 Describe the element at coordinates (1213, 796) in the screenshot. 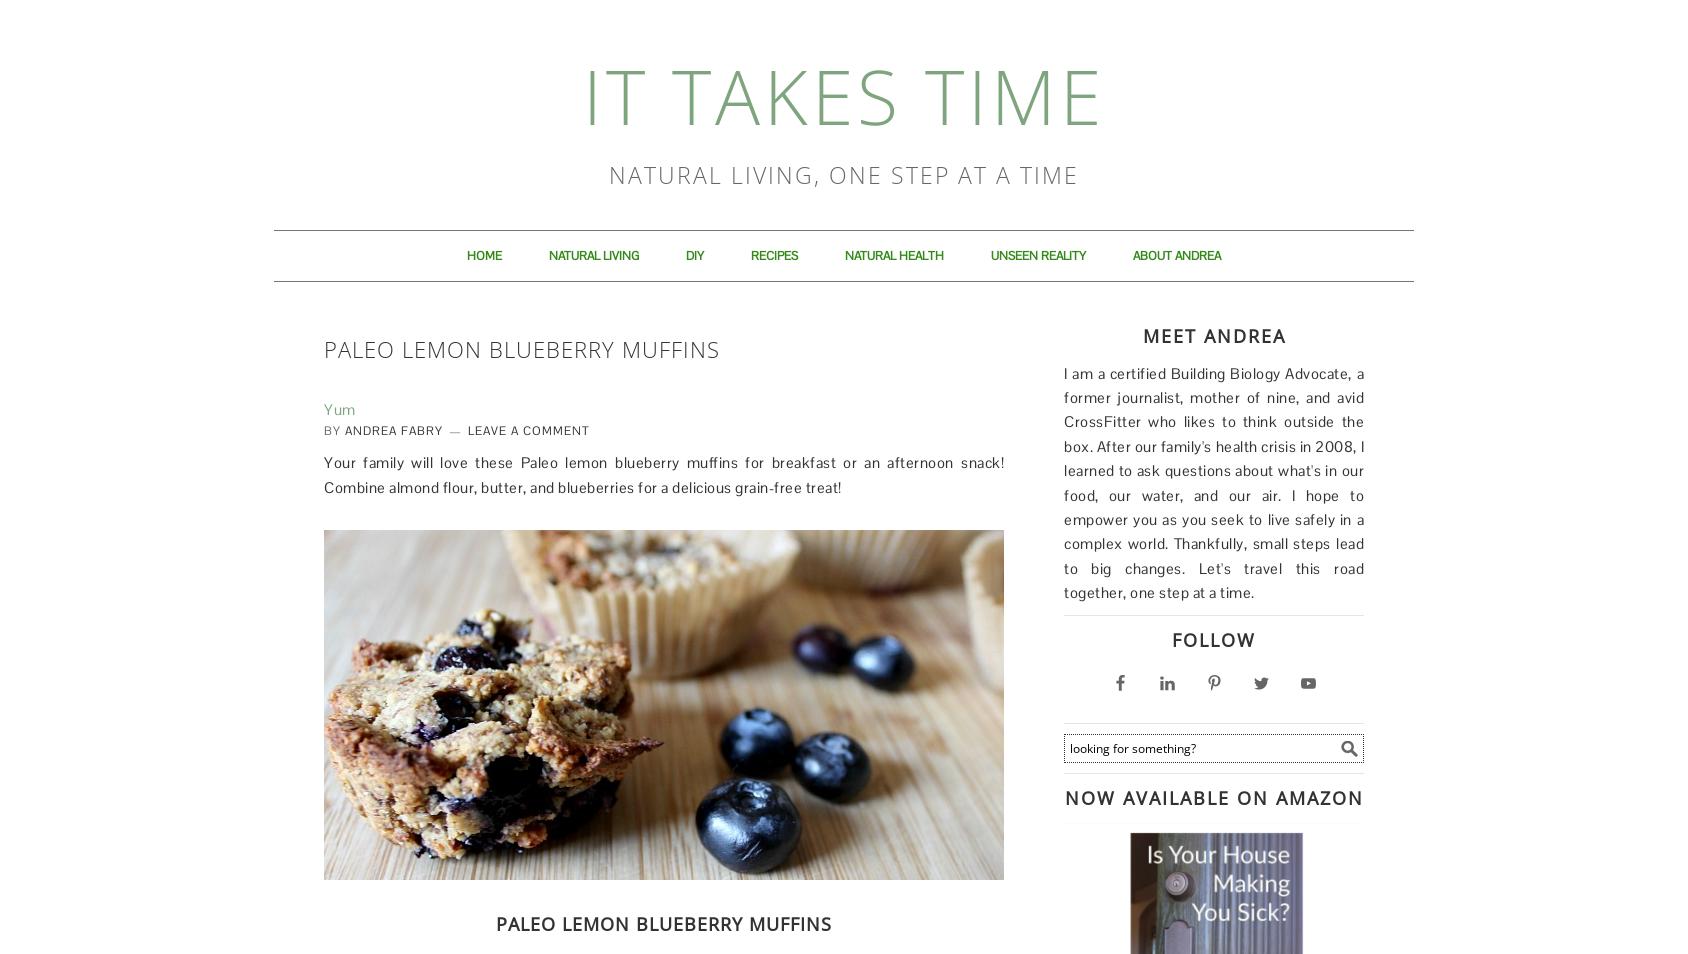

I see `'Now Available on Amazon'` at that location.